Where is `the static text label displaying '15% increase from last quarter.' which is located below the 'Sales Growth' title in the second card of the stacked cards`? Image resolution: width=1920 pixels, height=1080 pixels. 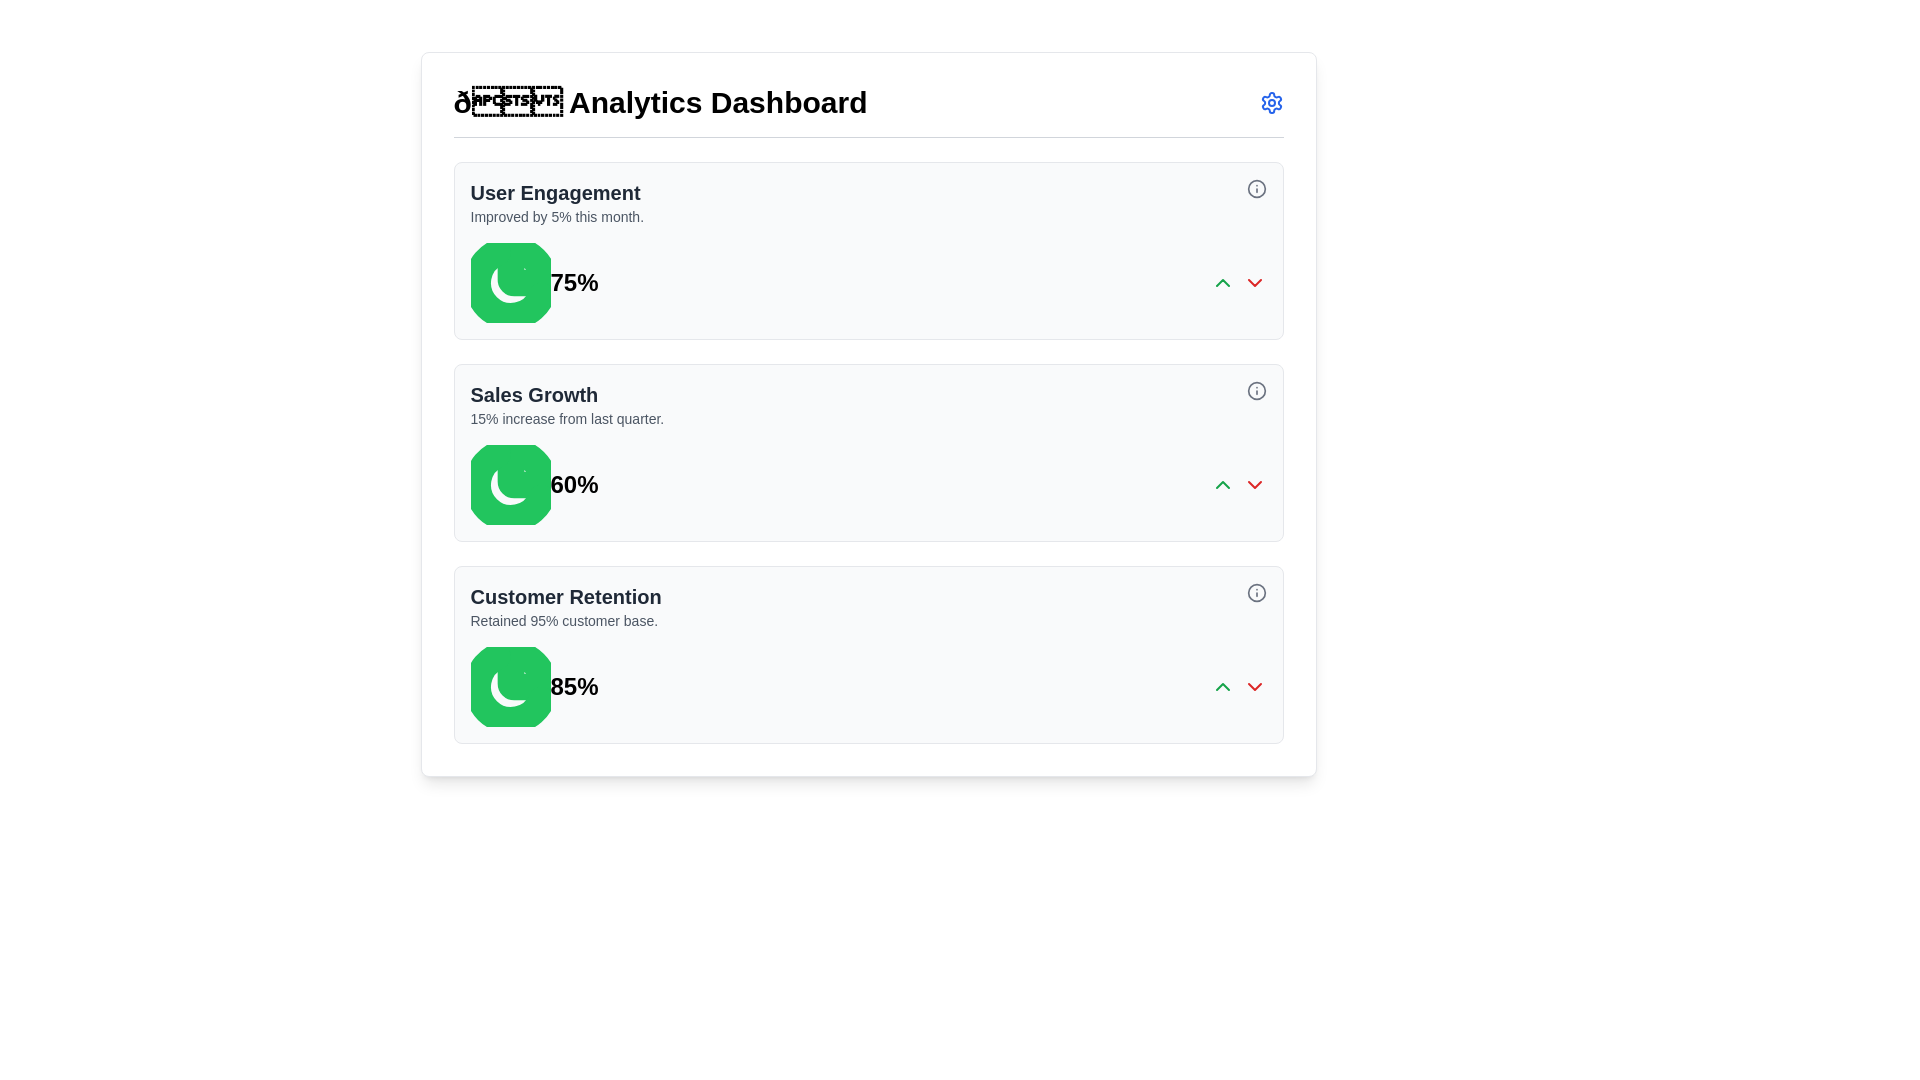
the static text label displaying '15% increase from last quarter.' which is located below the 'Sales Growth' title in the second card of the stacked cards is located at coordinates (566, 418).